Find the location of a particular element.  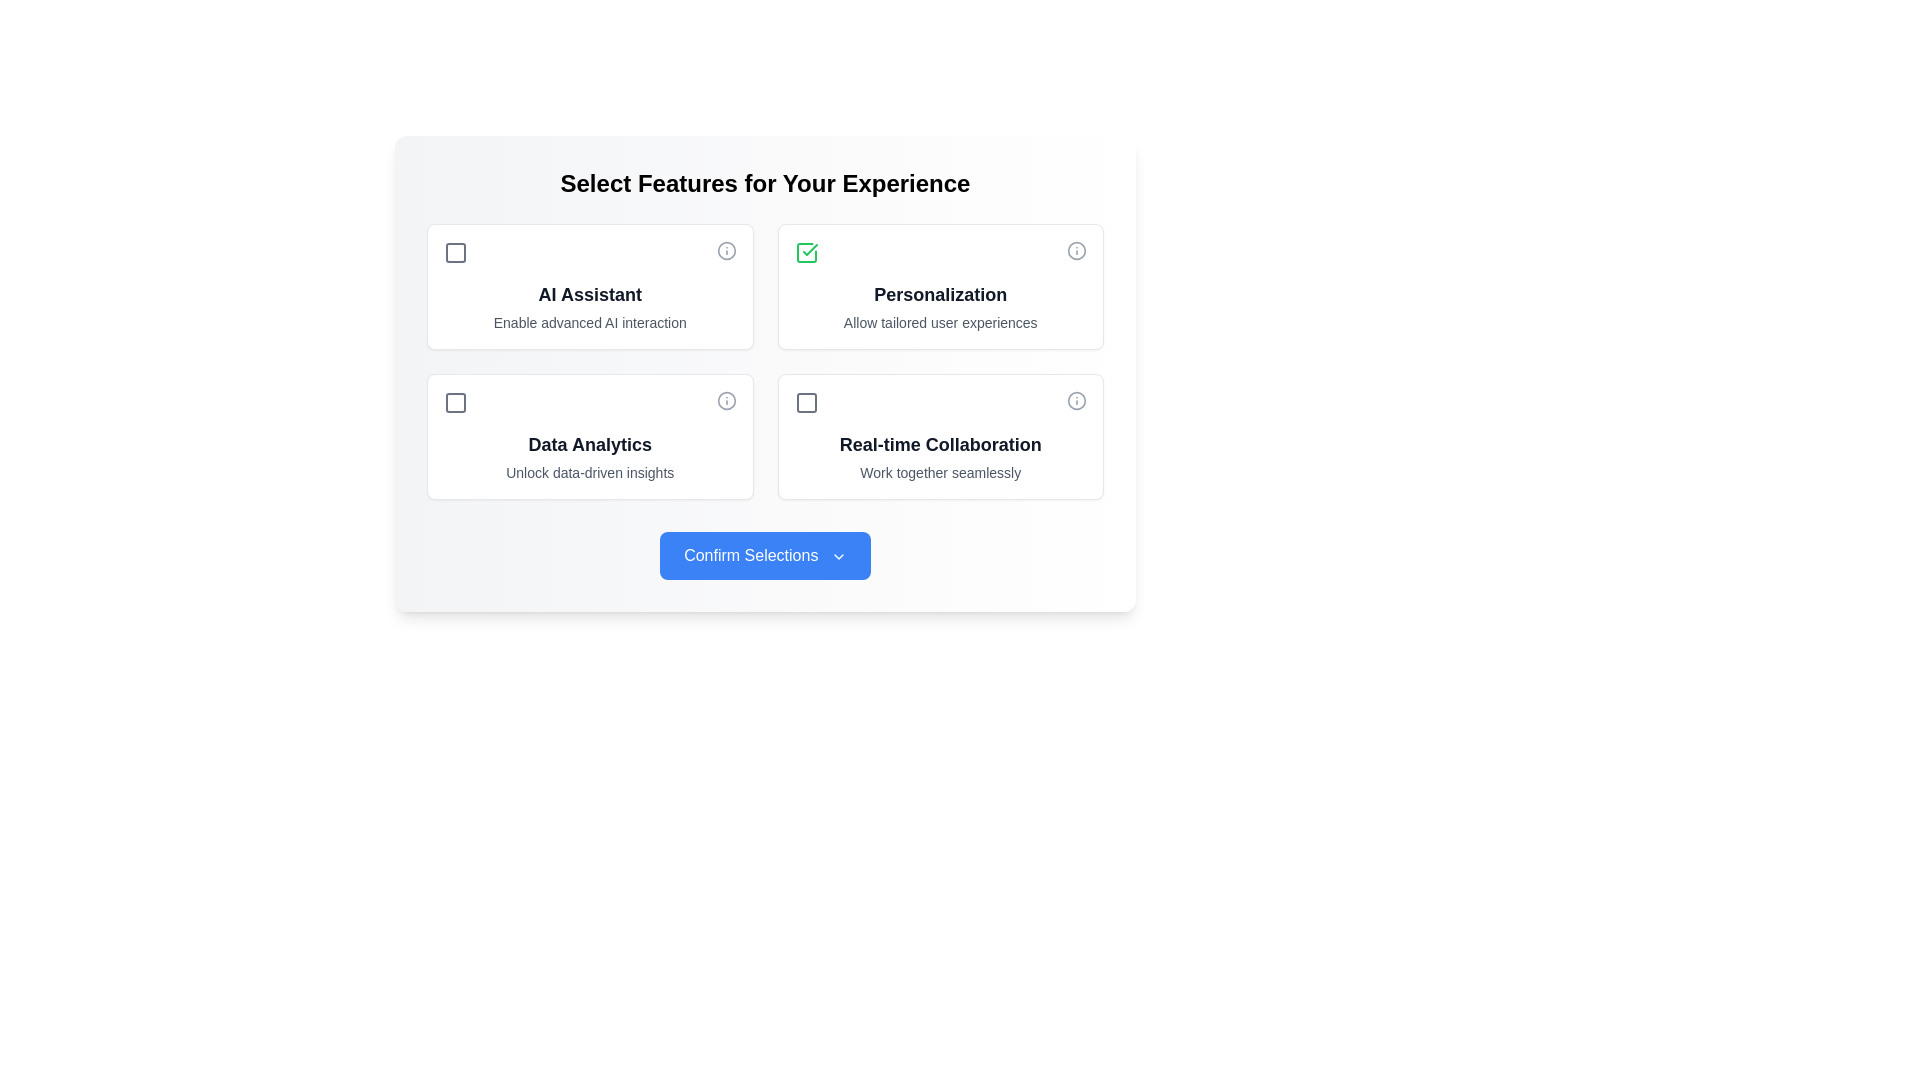

the light gray text label that reads 'Allow tailored user experiences,' located below the bold 'Personalization' title is located at coordinates (939, 322).